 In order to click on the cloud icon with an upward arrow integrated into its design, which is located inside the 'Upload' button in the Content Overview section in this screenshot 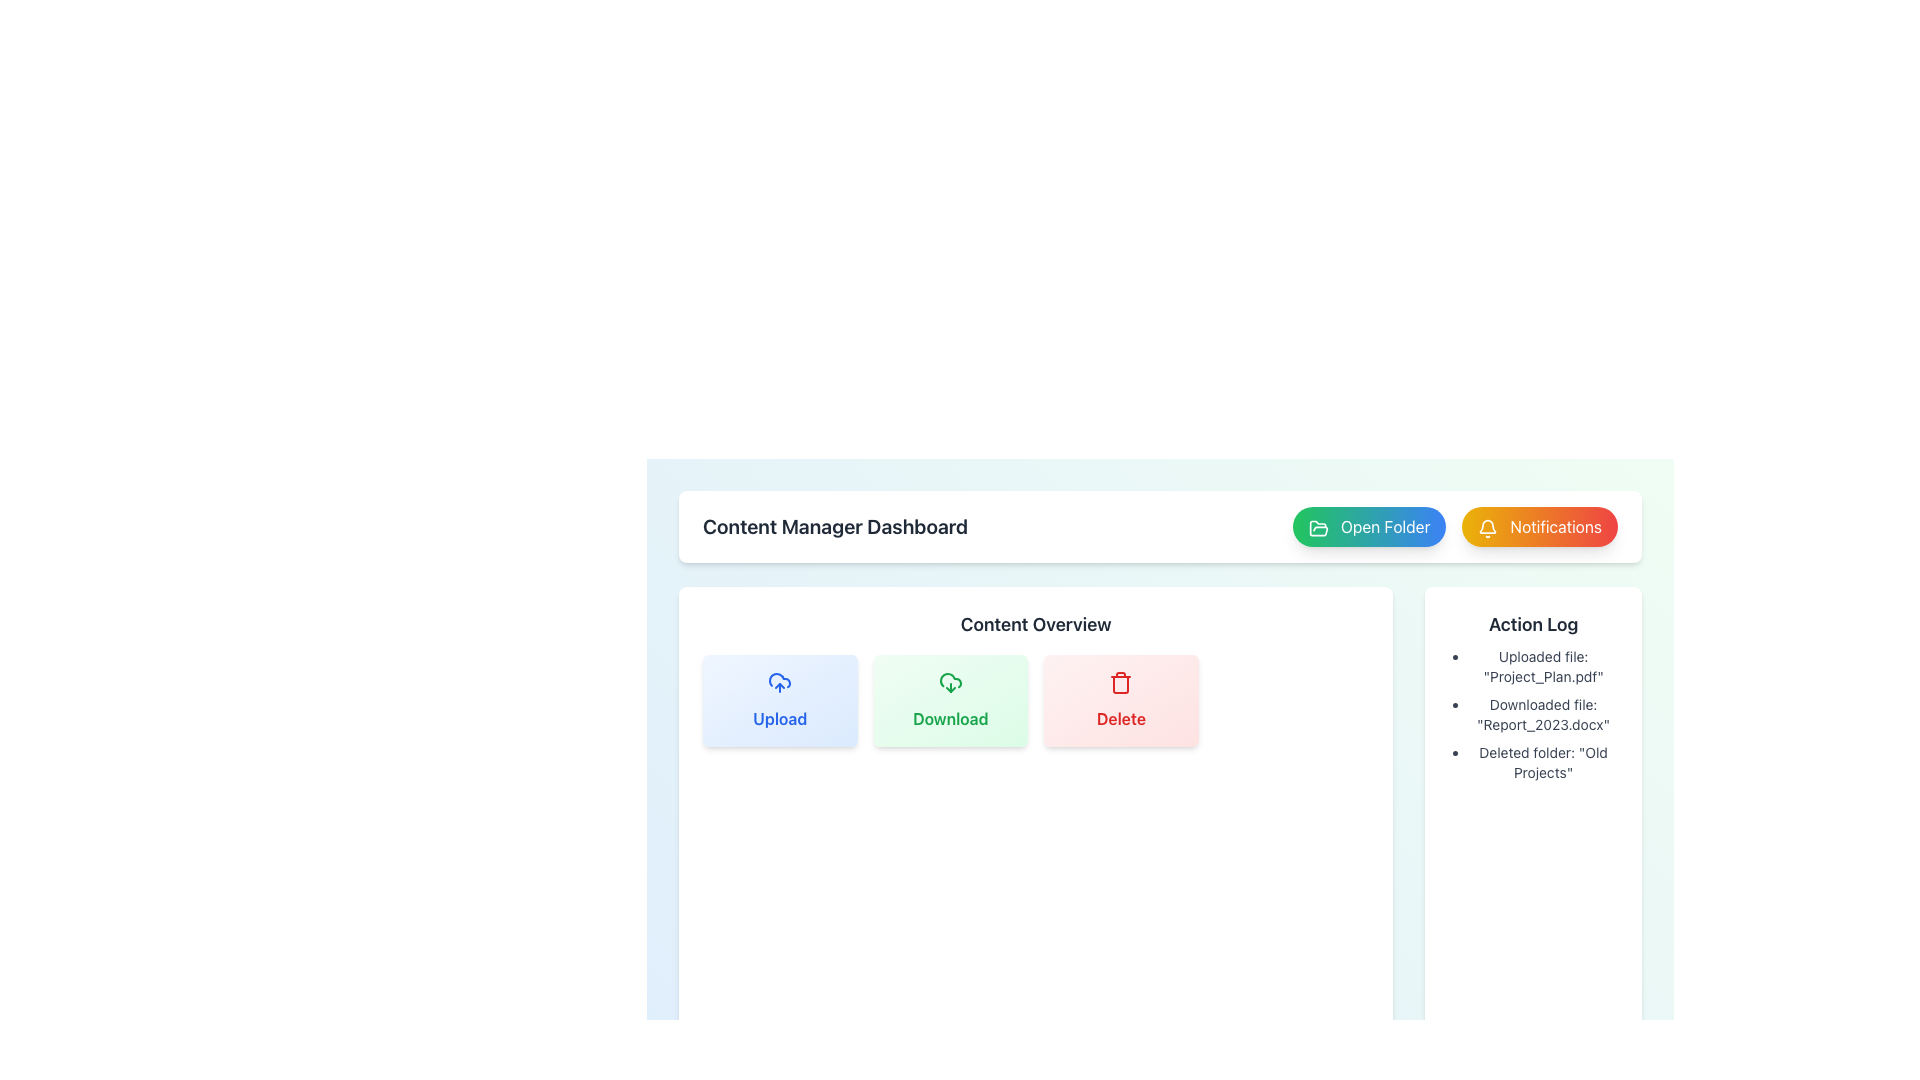, I will do `click(779, 679)`.